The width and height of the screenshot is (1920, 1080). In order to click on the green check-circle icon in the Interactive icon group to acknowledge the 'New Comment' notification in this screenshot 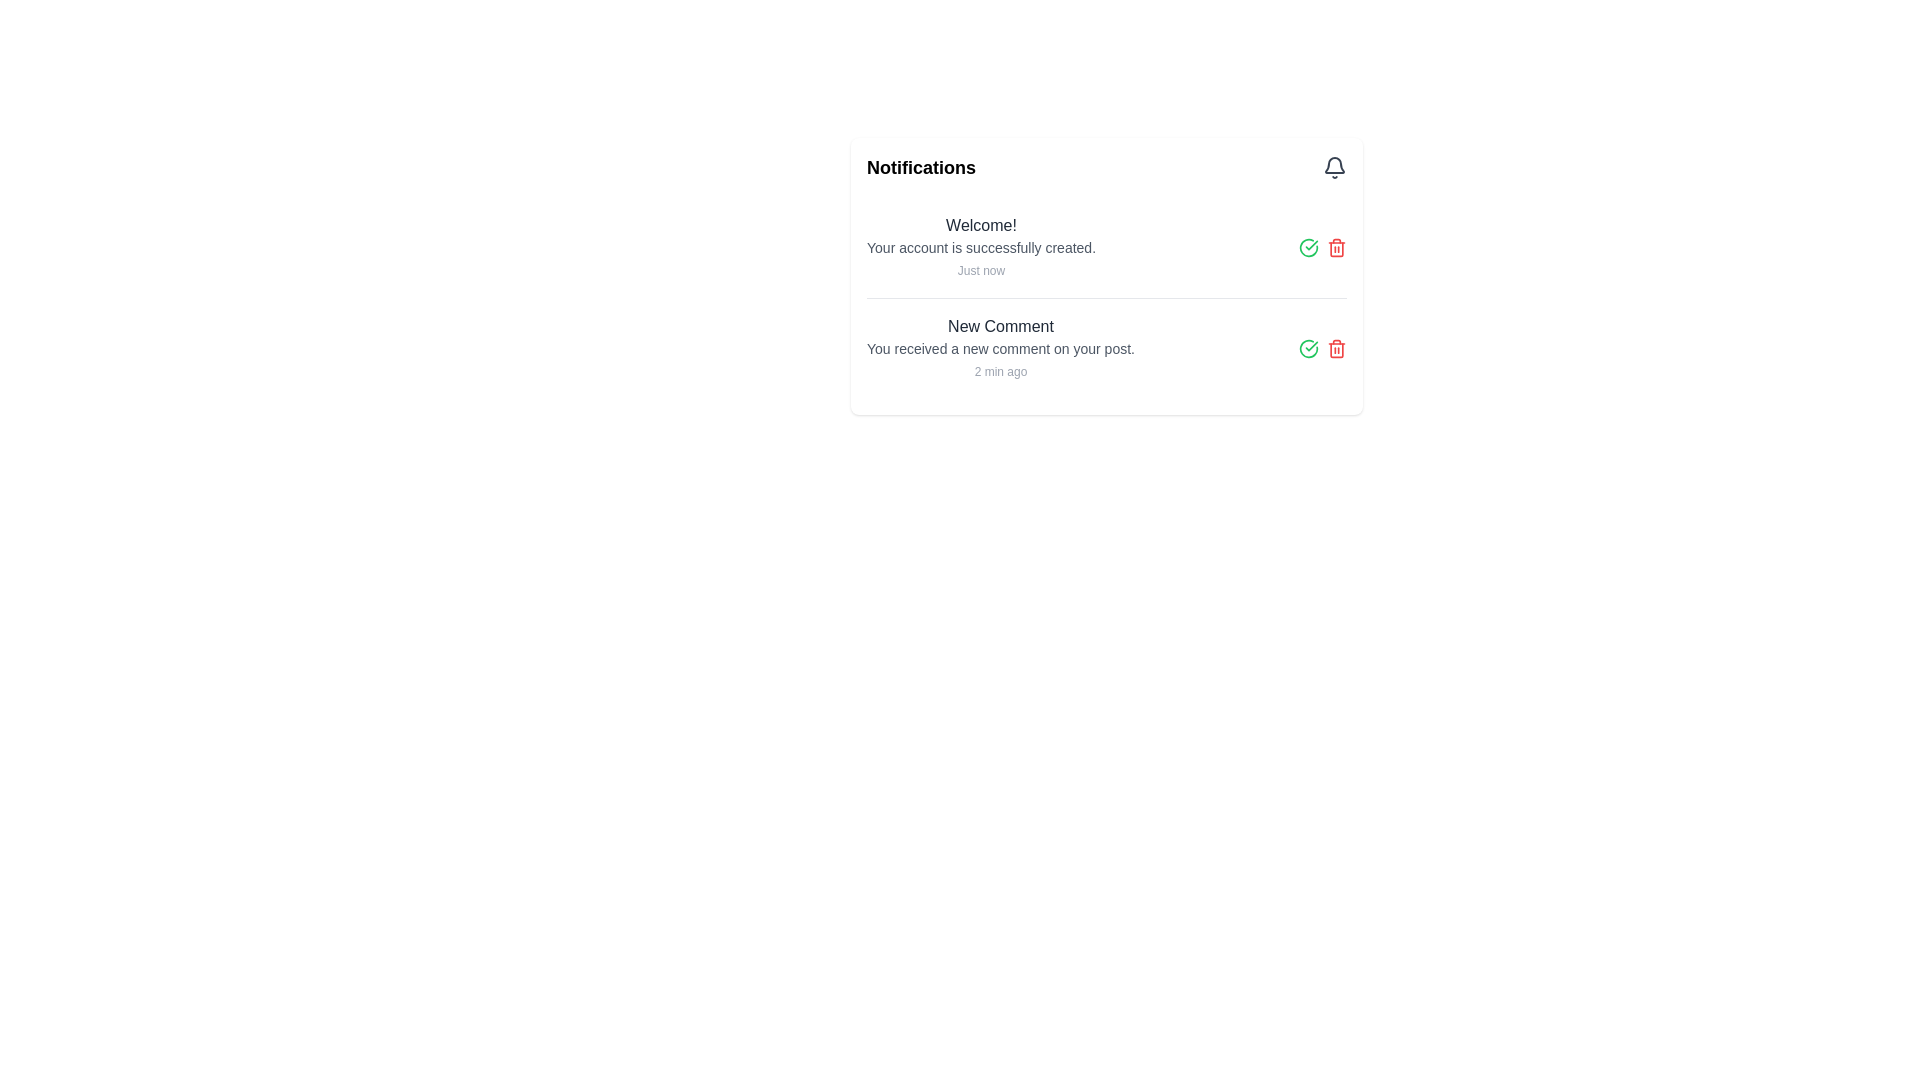, I will do `click(1323, 347)`.